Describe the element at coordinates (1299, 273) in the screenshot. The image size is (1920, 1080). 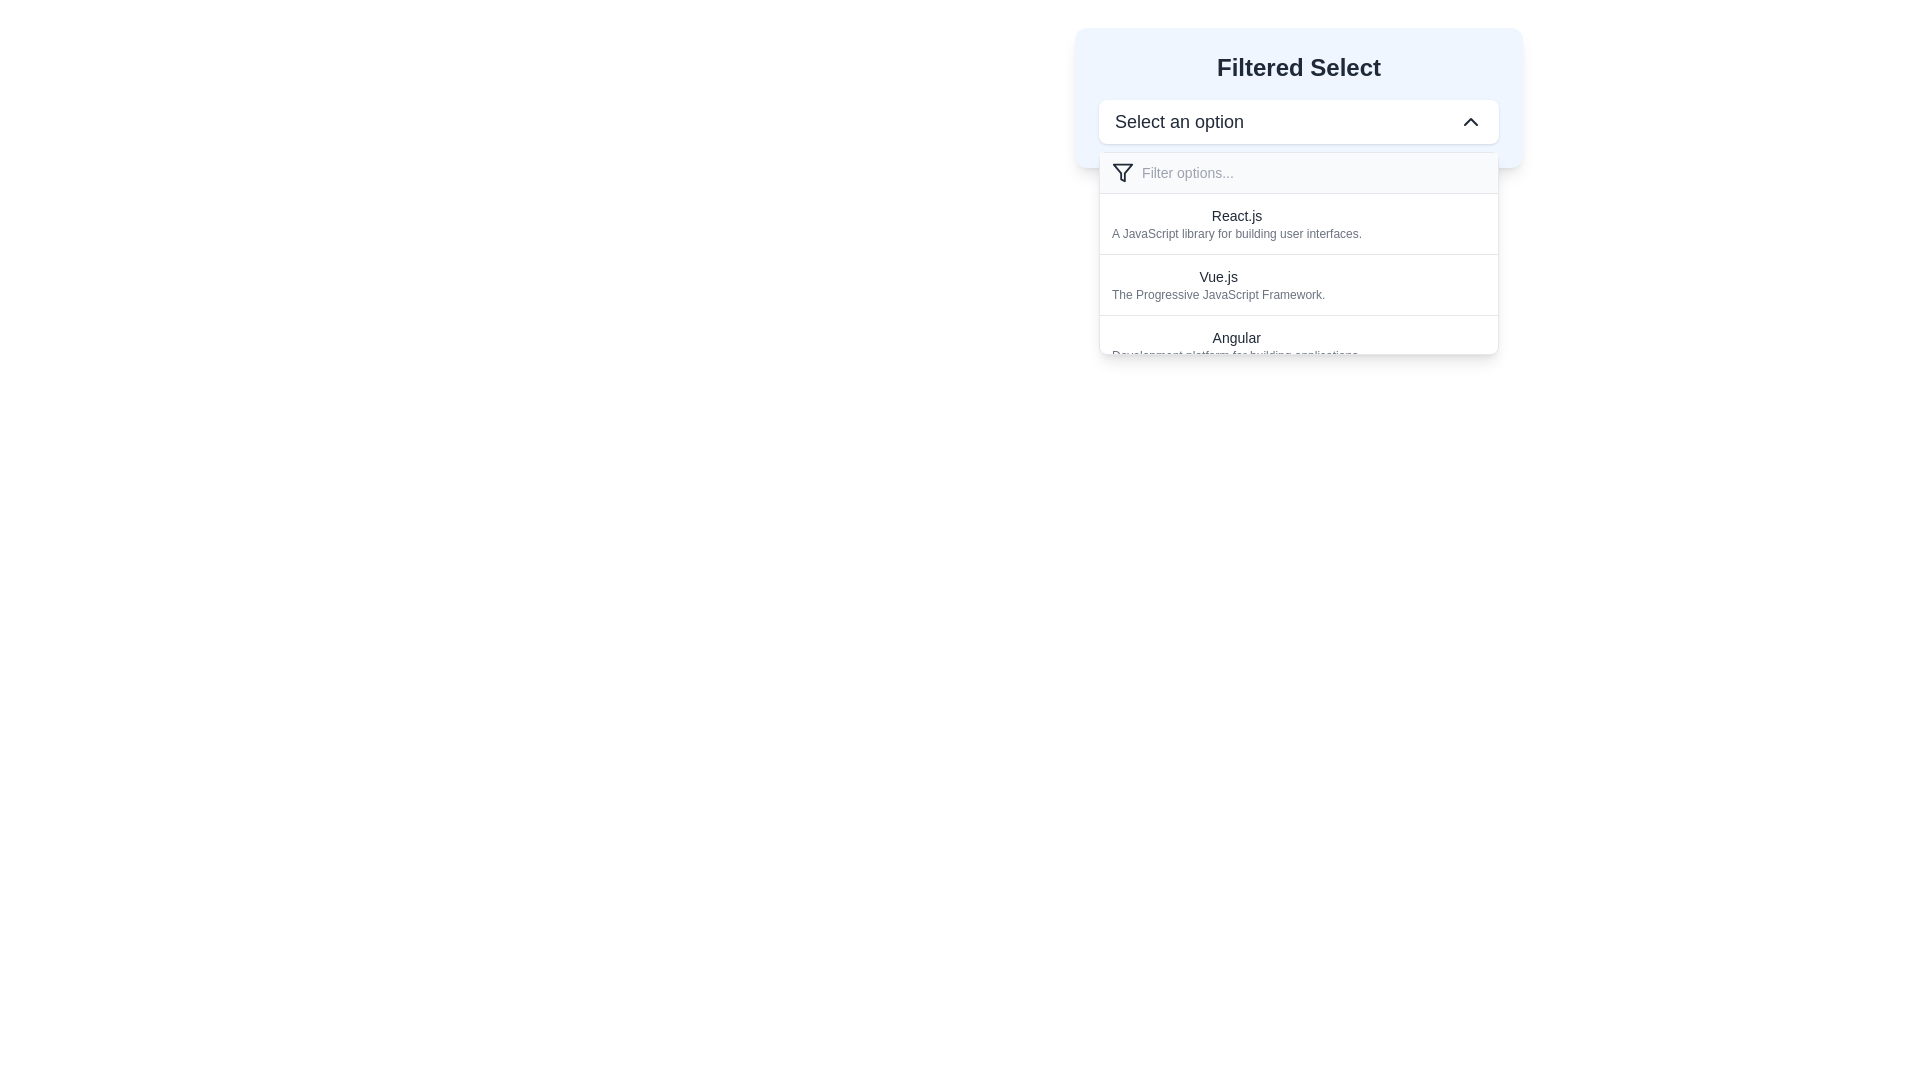
I see `the second dropdown list item labeled 'Vue.js'` at that location.